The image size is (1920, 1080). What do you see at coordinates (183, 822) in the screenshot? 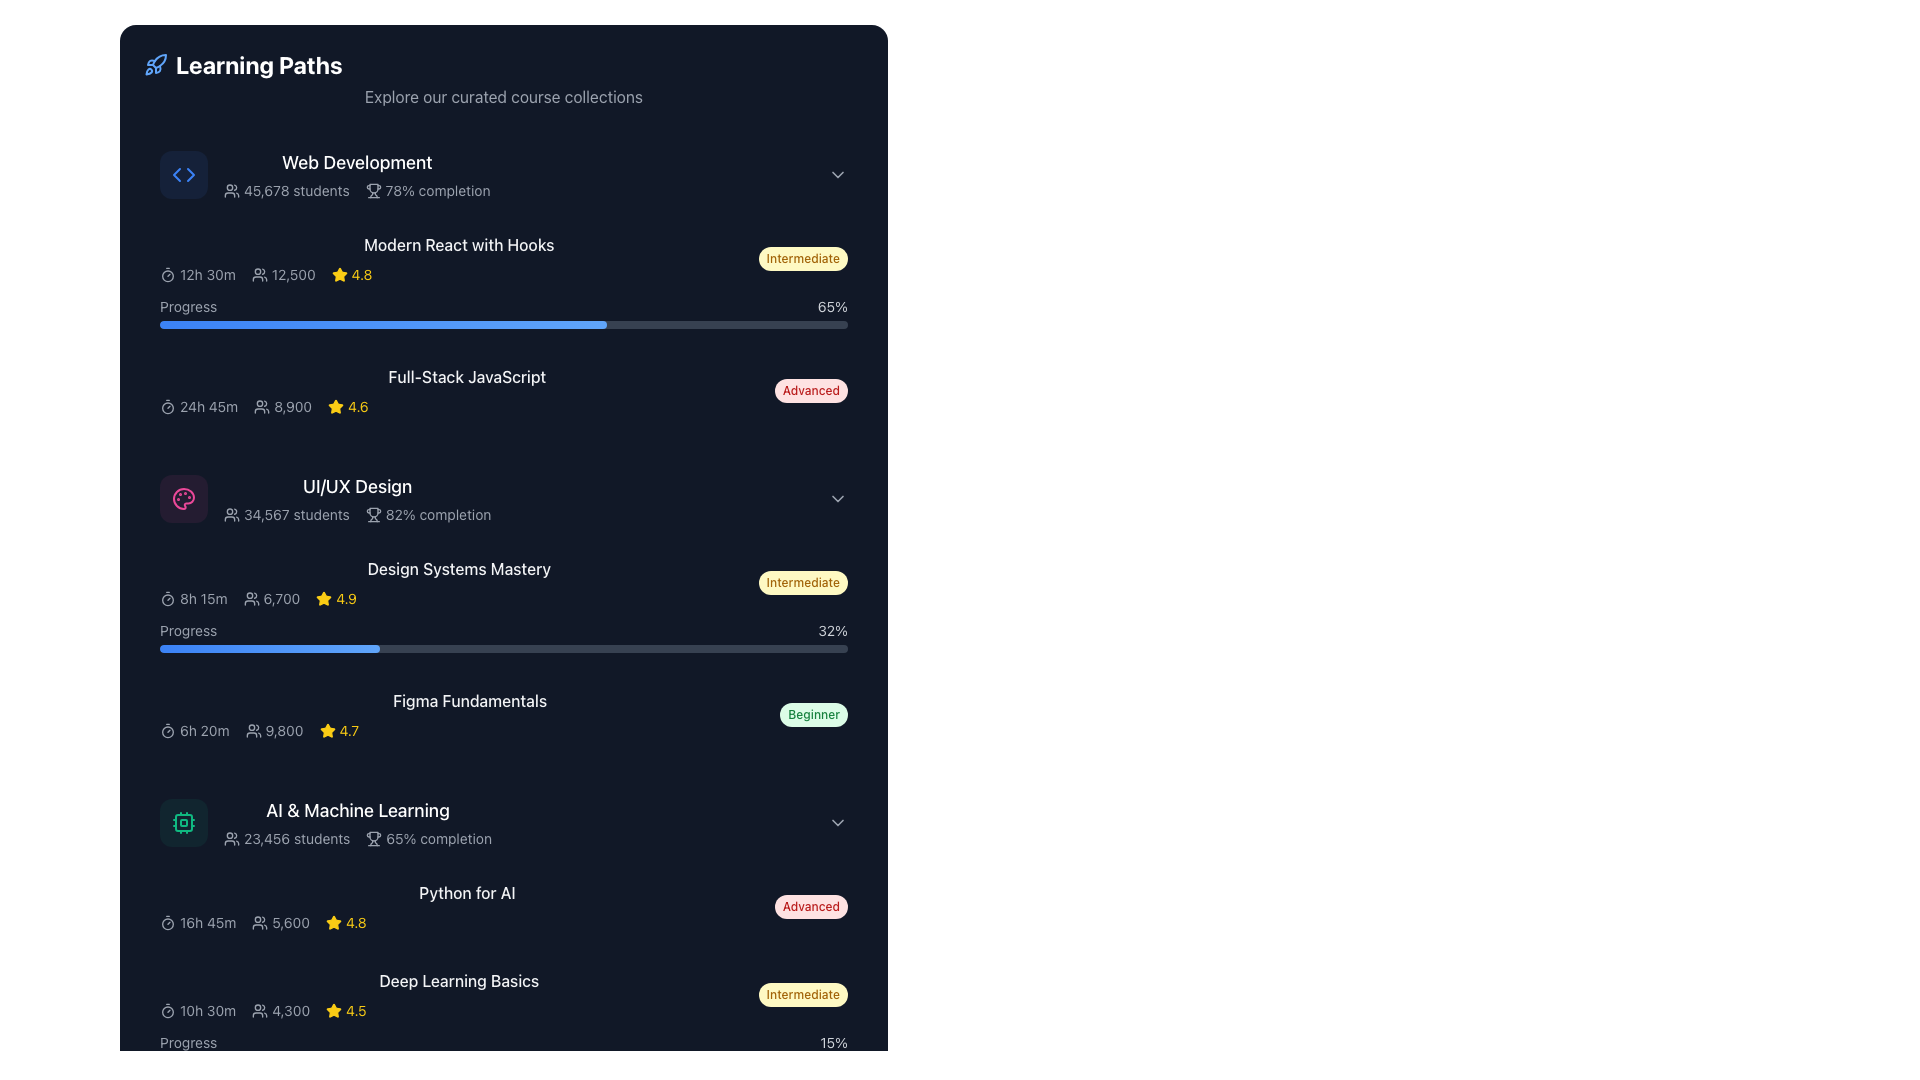
I see `the square-shaped icon featuring a stylized depiction of a computer chip, which is located to the left of the 'AI & Machine Learning' title text block` at bounding box center [183, 822].